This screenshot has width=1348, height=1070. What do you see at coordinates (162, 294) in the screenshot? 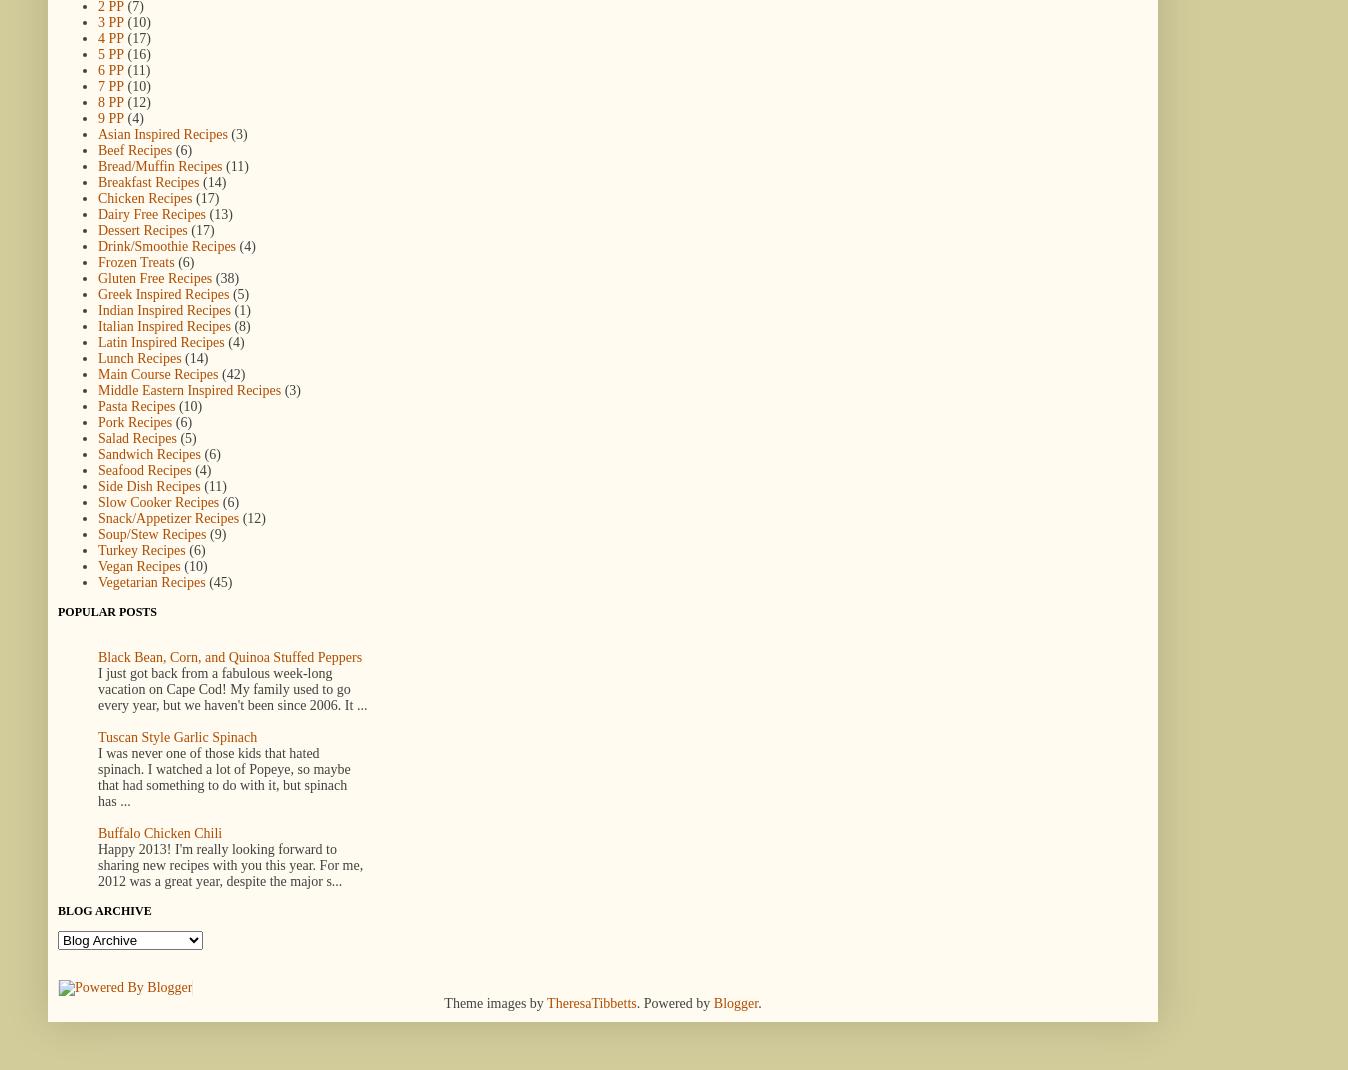
I see `'Greek Inspired Recipes'` at bounding box center [162, 294].